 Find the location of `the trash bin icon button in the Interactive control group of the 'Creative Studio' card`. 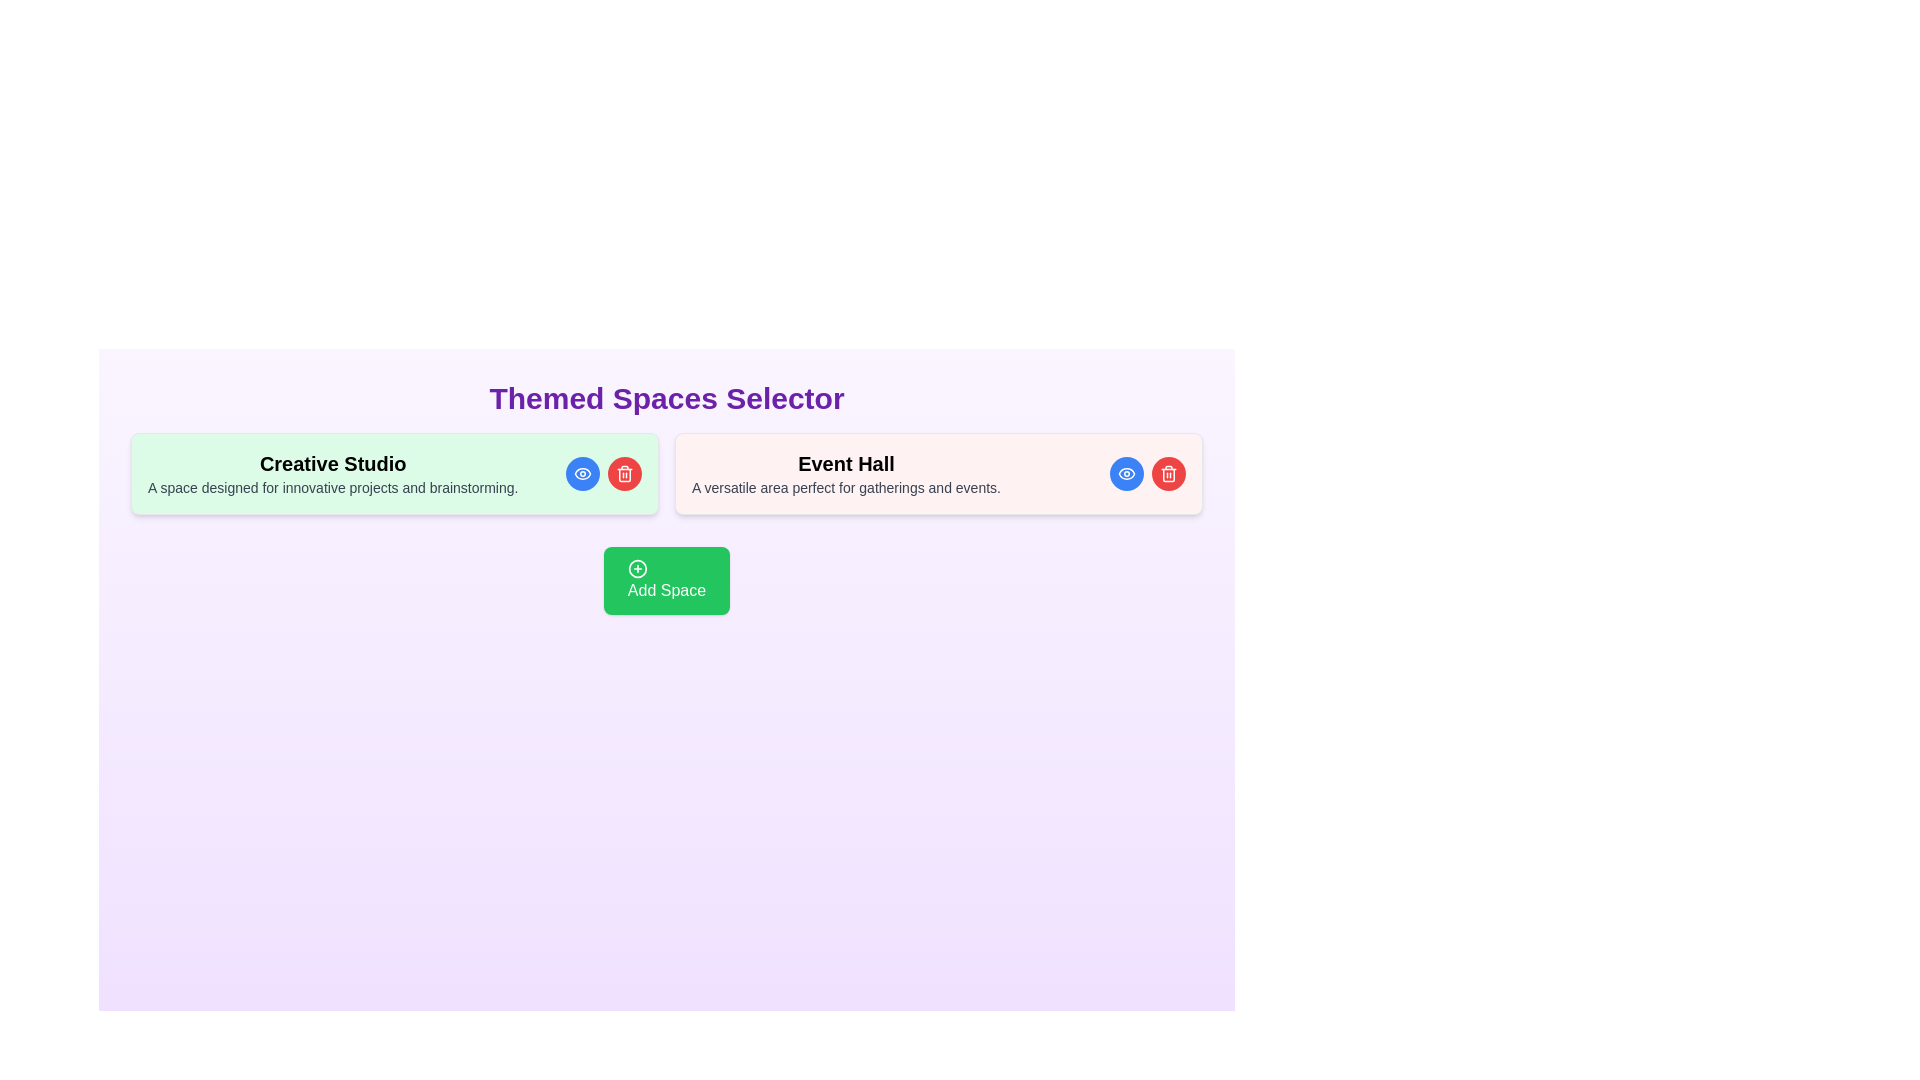

the trash bin icon button in the Interactive control group of the 'Creative Studio' card is located at coordinates (603, 474).